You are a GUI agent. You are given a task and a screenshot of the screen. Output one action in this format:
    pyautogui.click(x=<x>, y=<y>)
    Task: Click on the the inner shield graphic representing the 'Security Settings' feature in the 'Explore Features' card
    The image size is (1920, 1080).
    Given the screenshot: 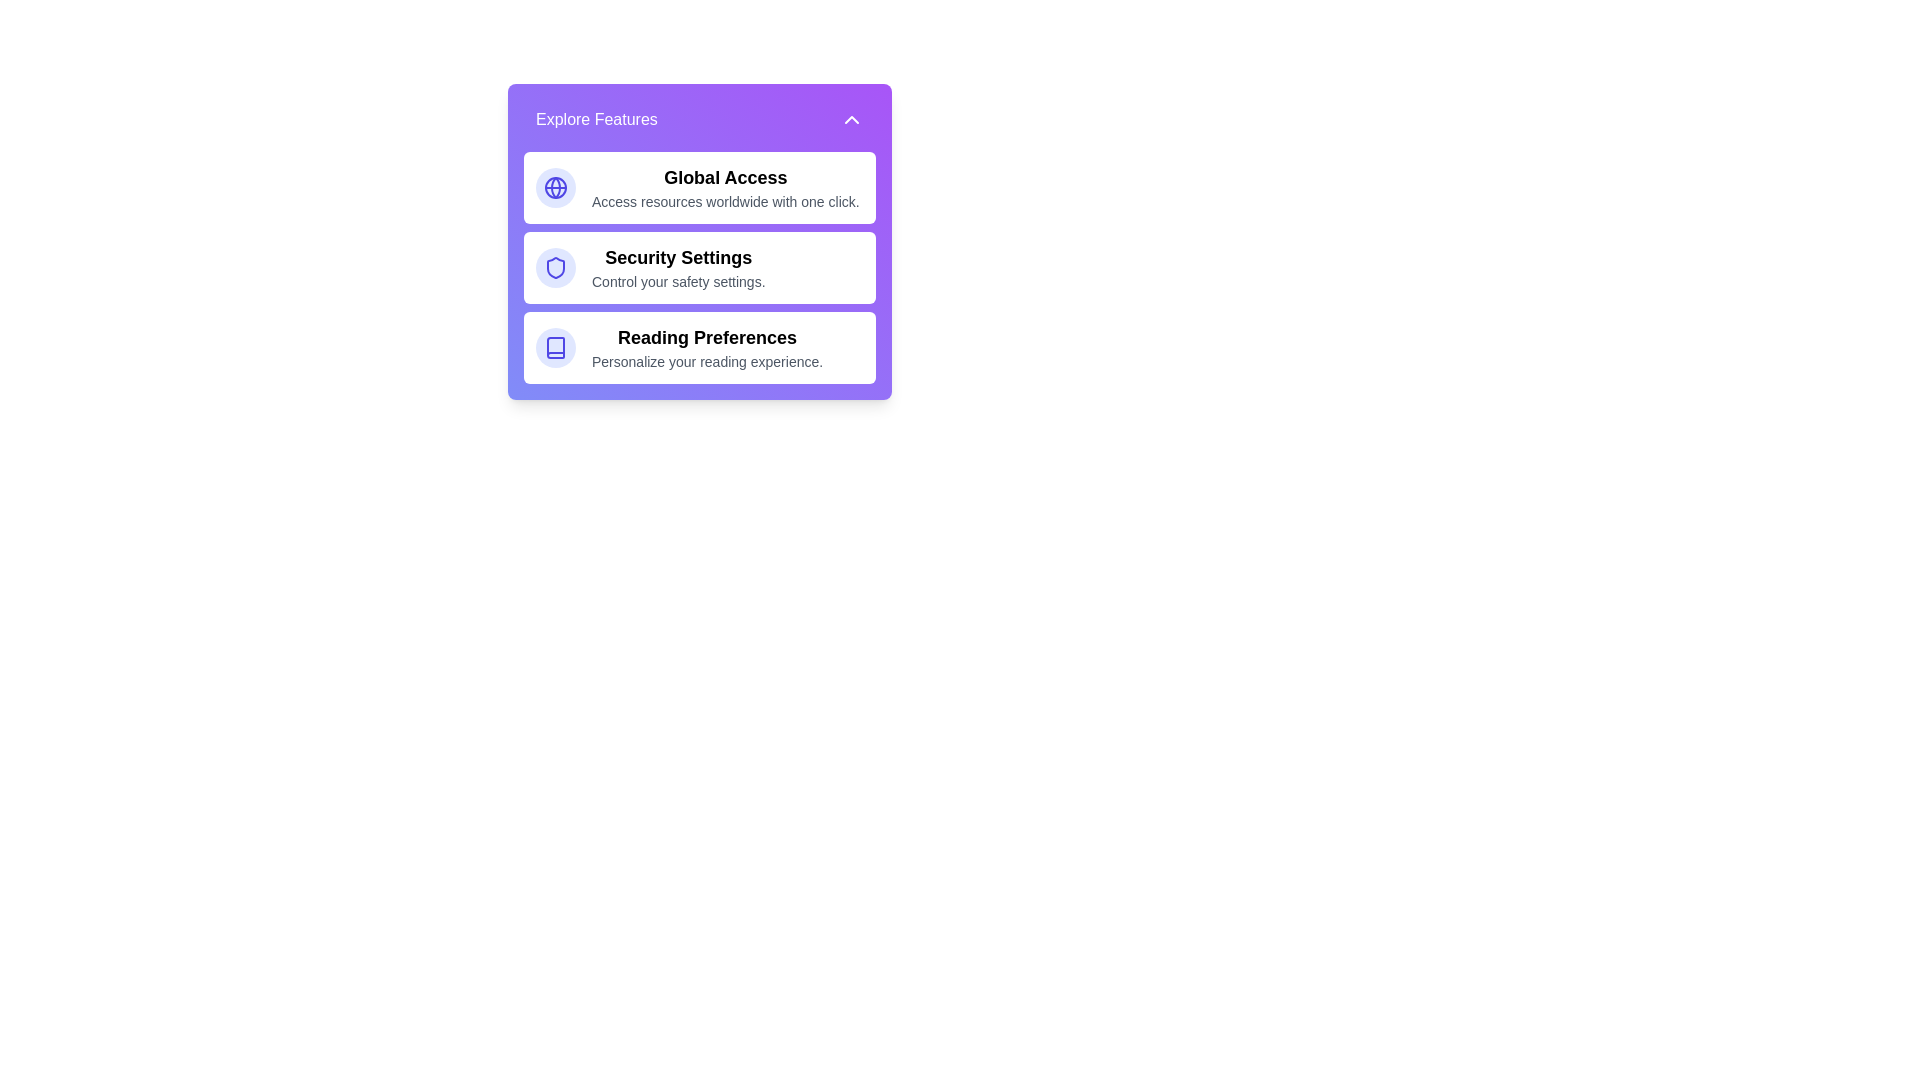 What is the action you would take?
    pyautogui.click(x=556, y=266)
    